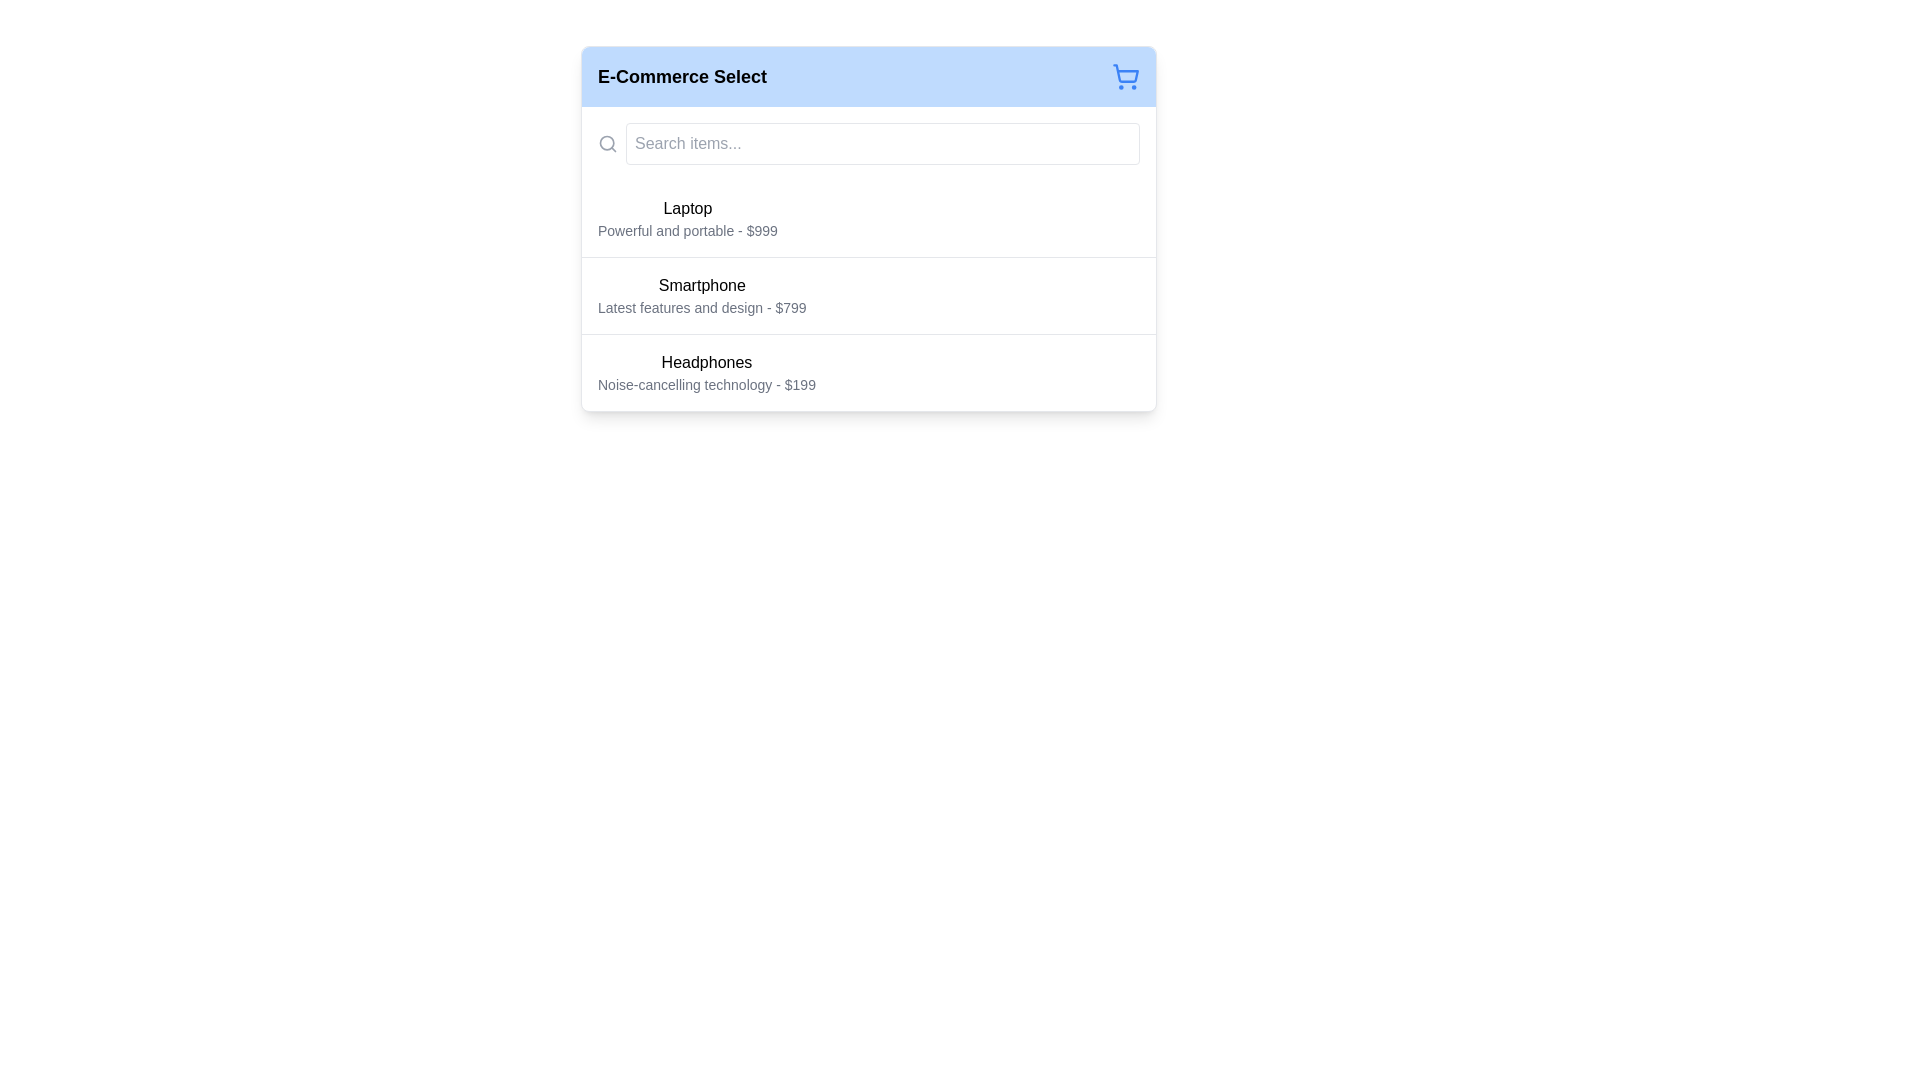 This screenshot has width=1920, height=1080. Describe the element at coordinates (868, 257) in the screenshot. I see `an item in the product listing interface of the 'E-Commerce Select' panel` at that location.